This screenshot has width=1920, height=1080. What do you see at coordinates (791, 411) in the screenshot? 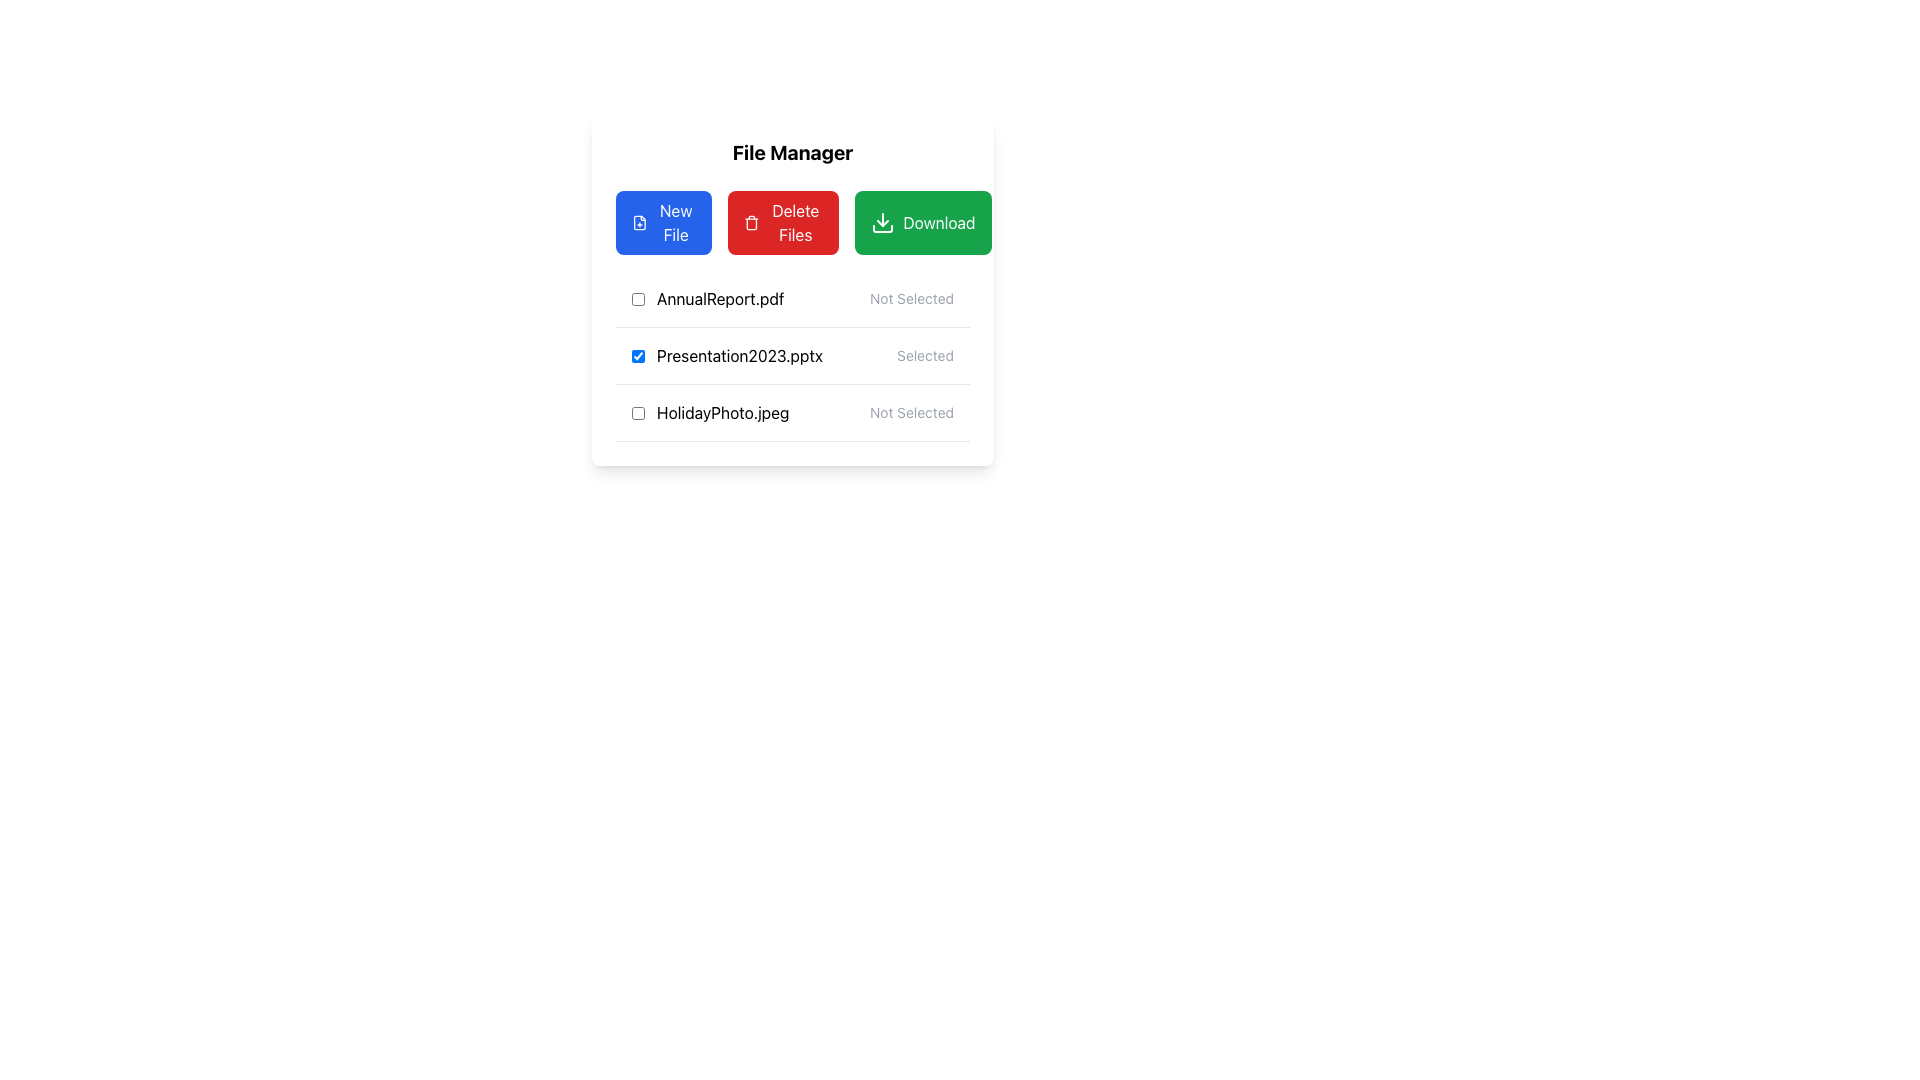
I see `the checkbox of the list item labeled 'HolidayPhoto.jpeg'` at bounding box center [791, 411].